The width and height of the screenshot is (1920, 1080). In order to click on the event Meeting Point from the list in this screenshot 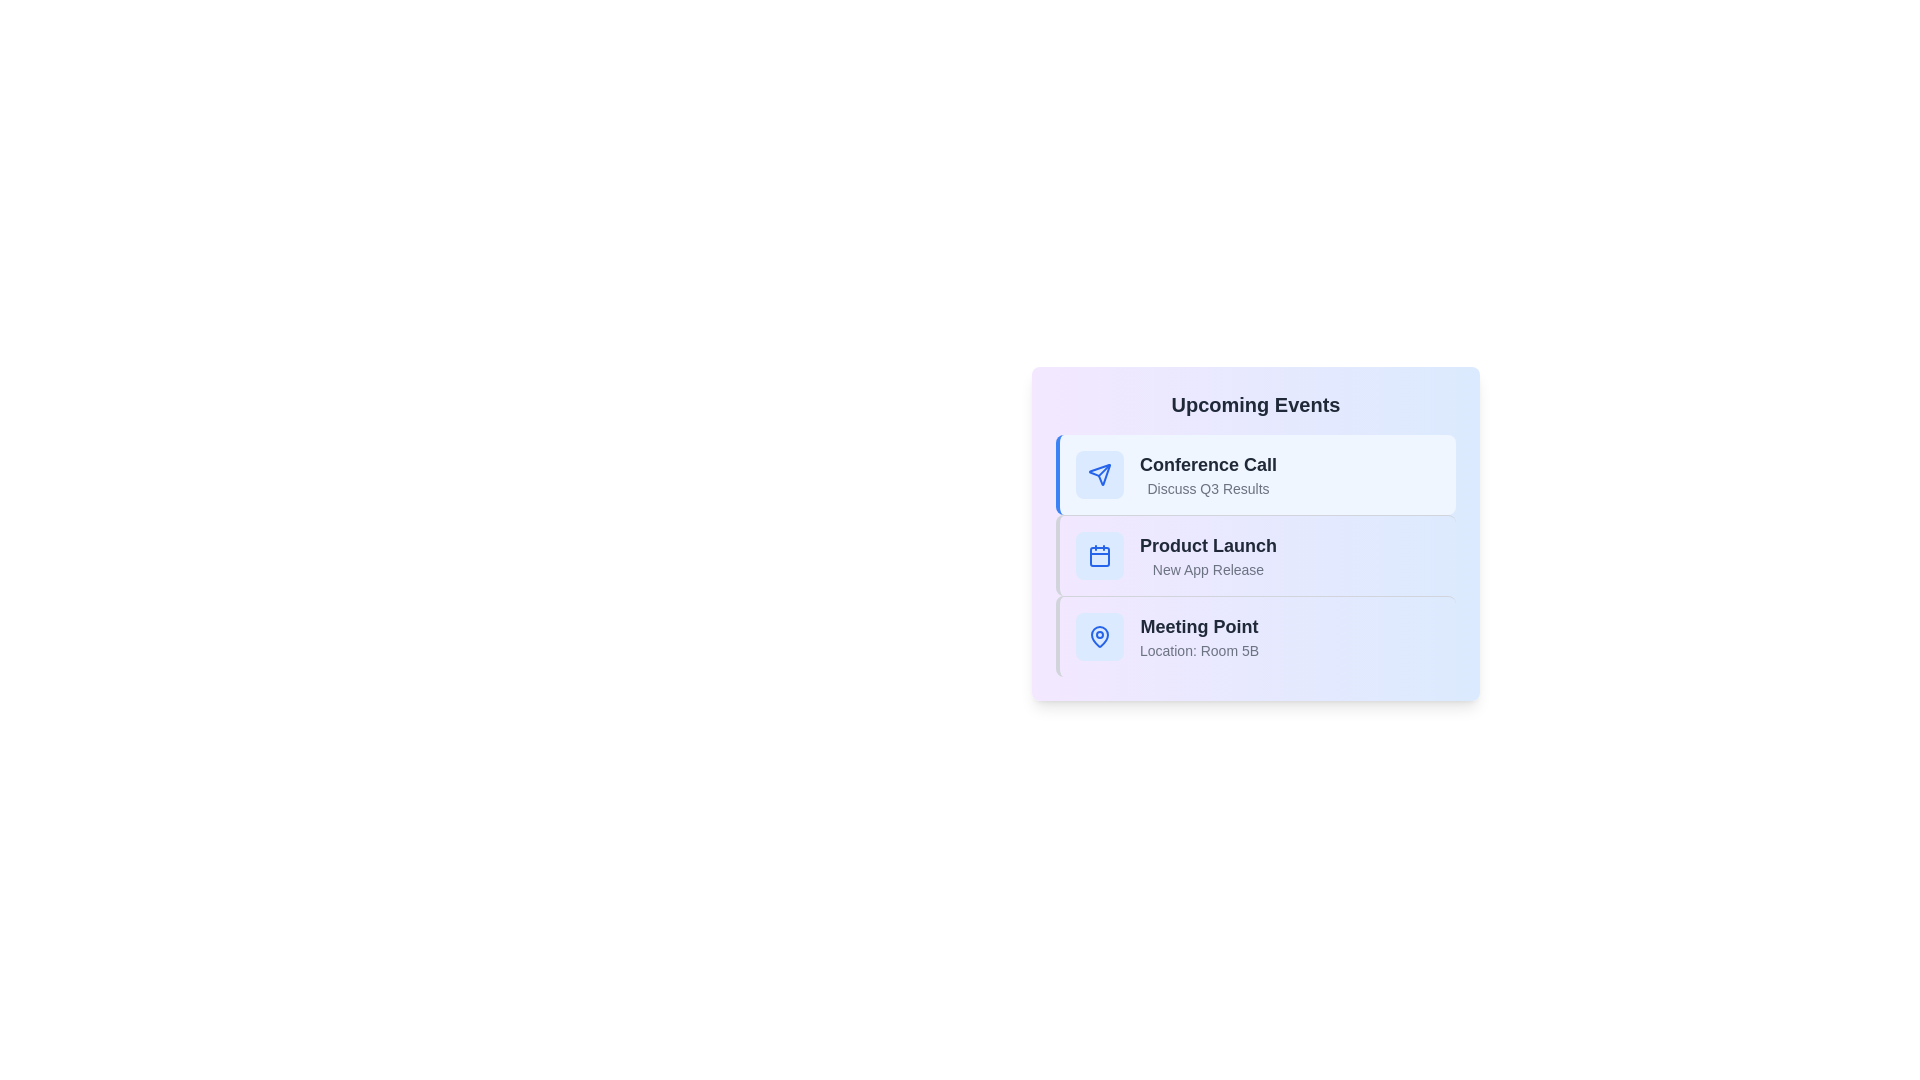, I will do `click(1255, 636)`.